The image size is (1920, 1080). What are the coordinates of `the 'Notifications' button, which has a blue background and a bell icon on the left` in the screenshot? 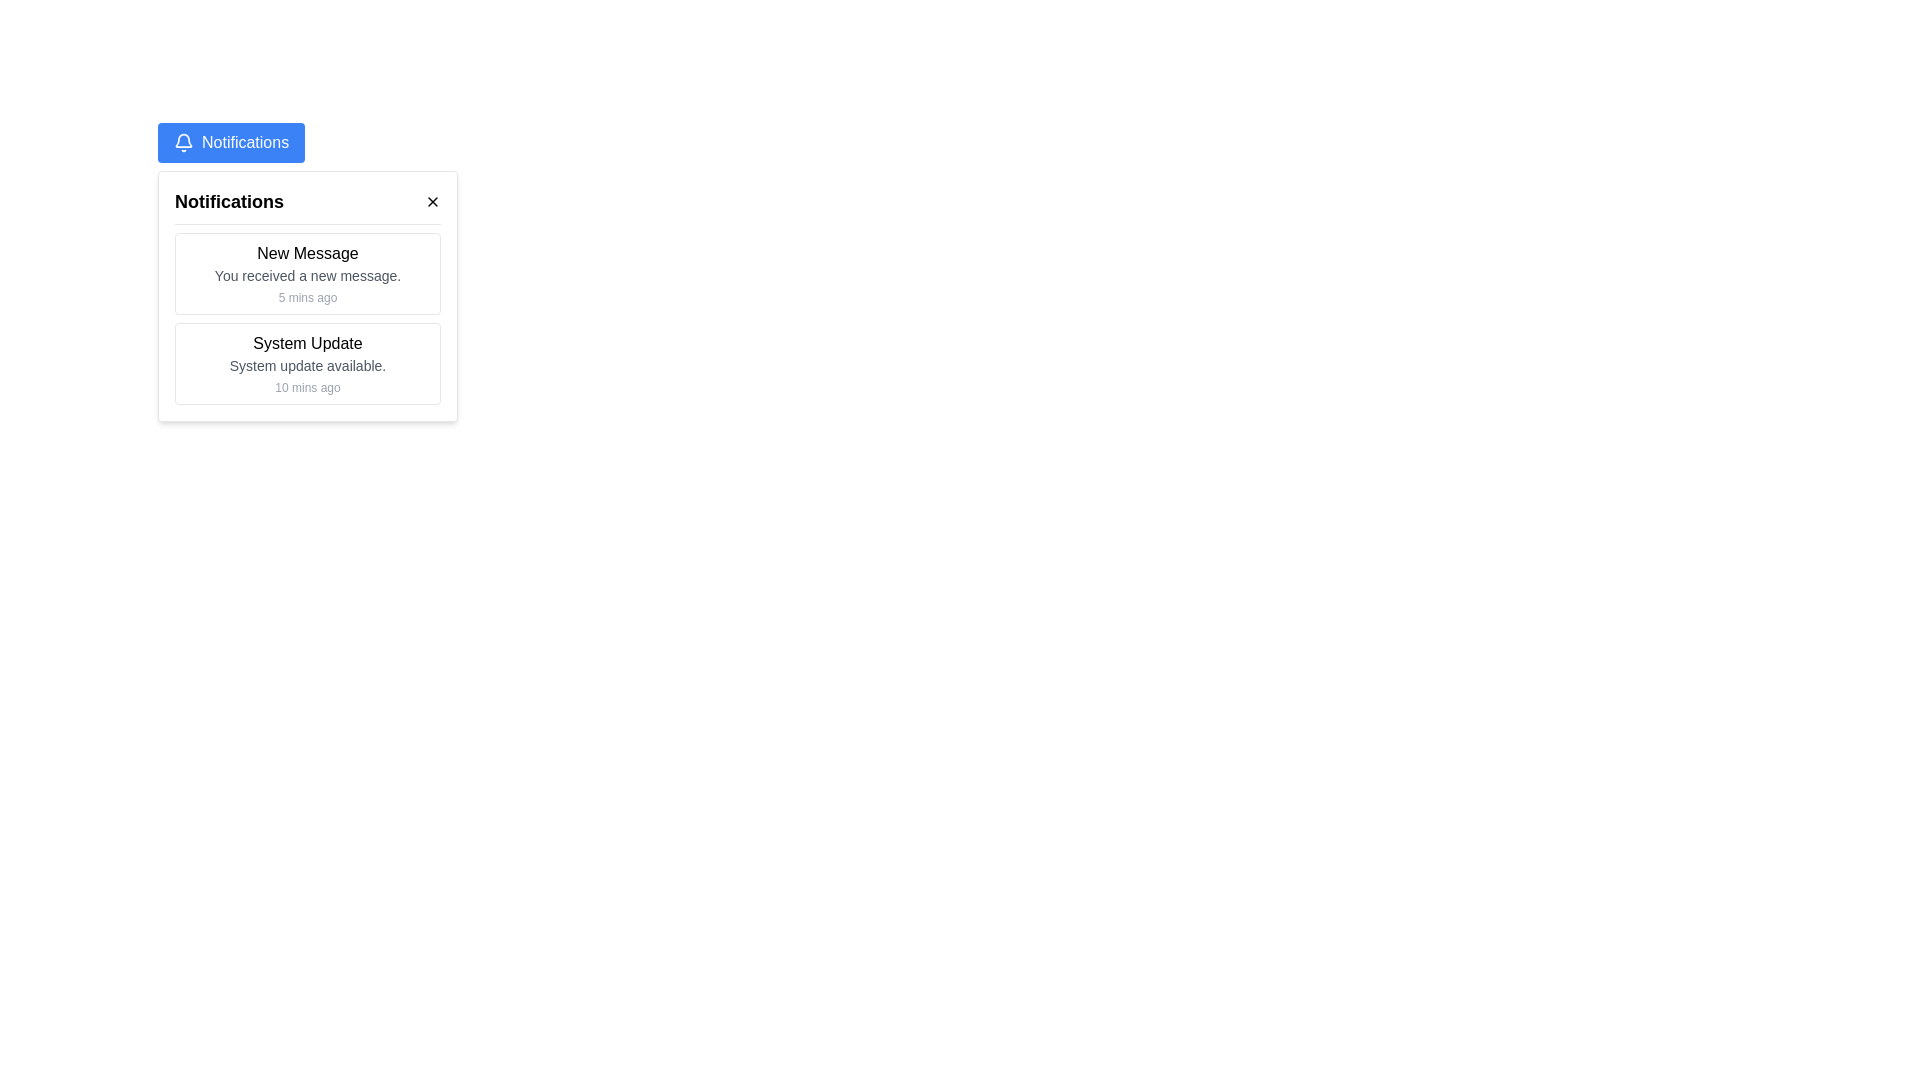 It's located at (231, 141).